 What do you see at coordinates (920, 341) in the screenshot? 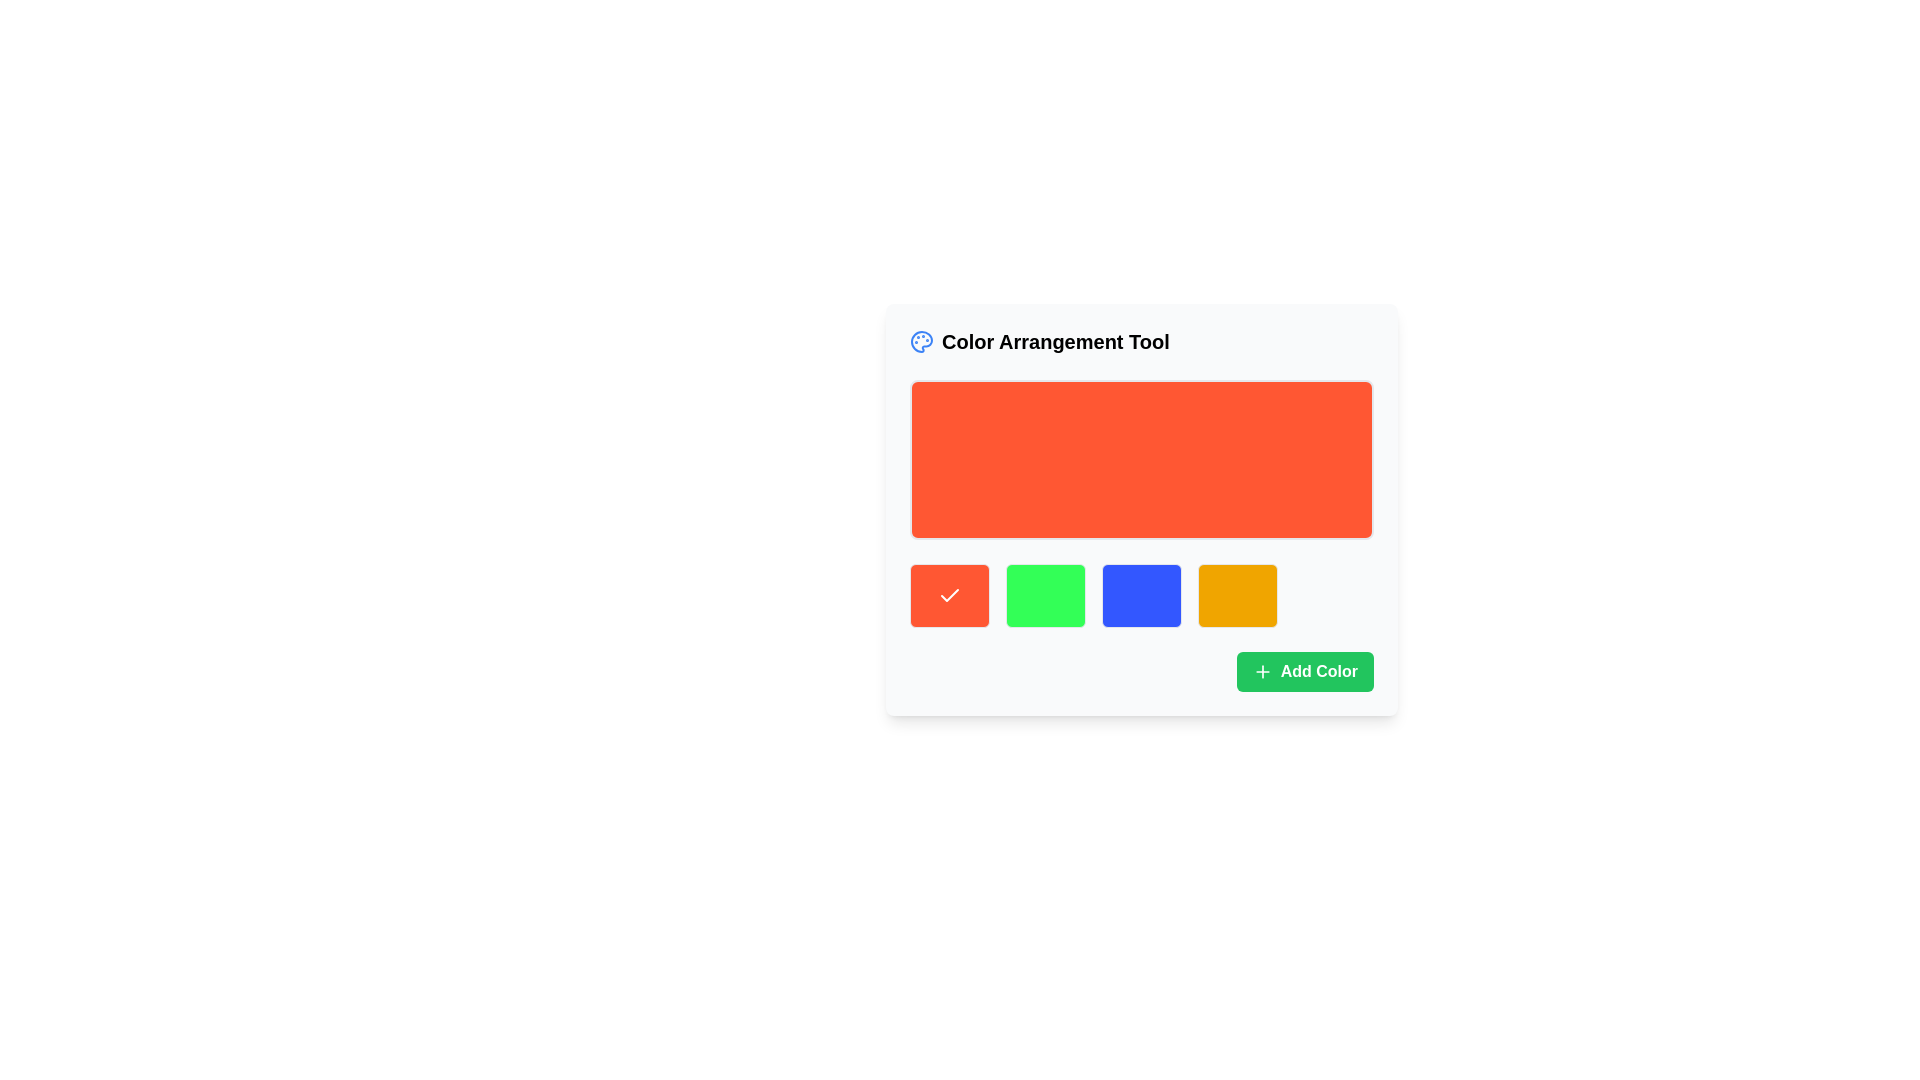
I see `the blue painter's palette icon located at the leftmost side of the header section of the 'Color Arrangement Tool' interface` at bounding box center [920, 341].